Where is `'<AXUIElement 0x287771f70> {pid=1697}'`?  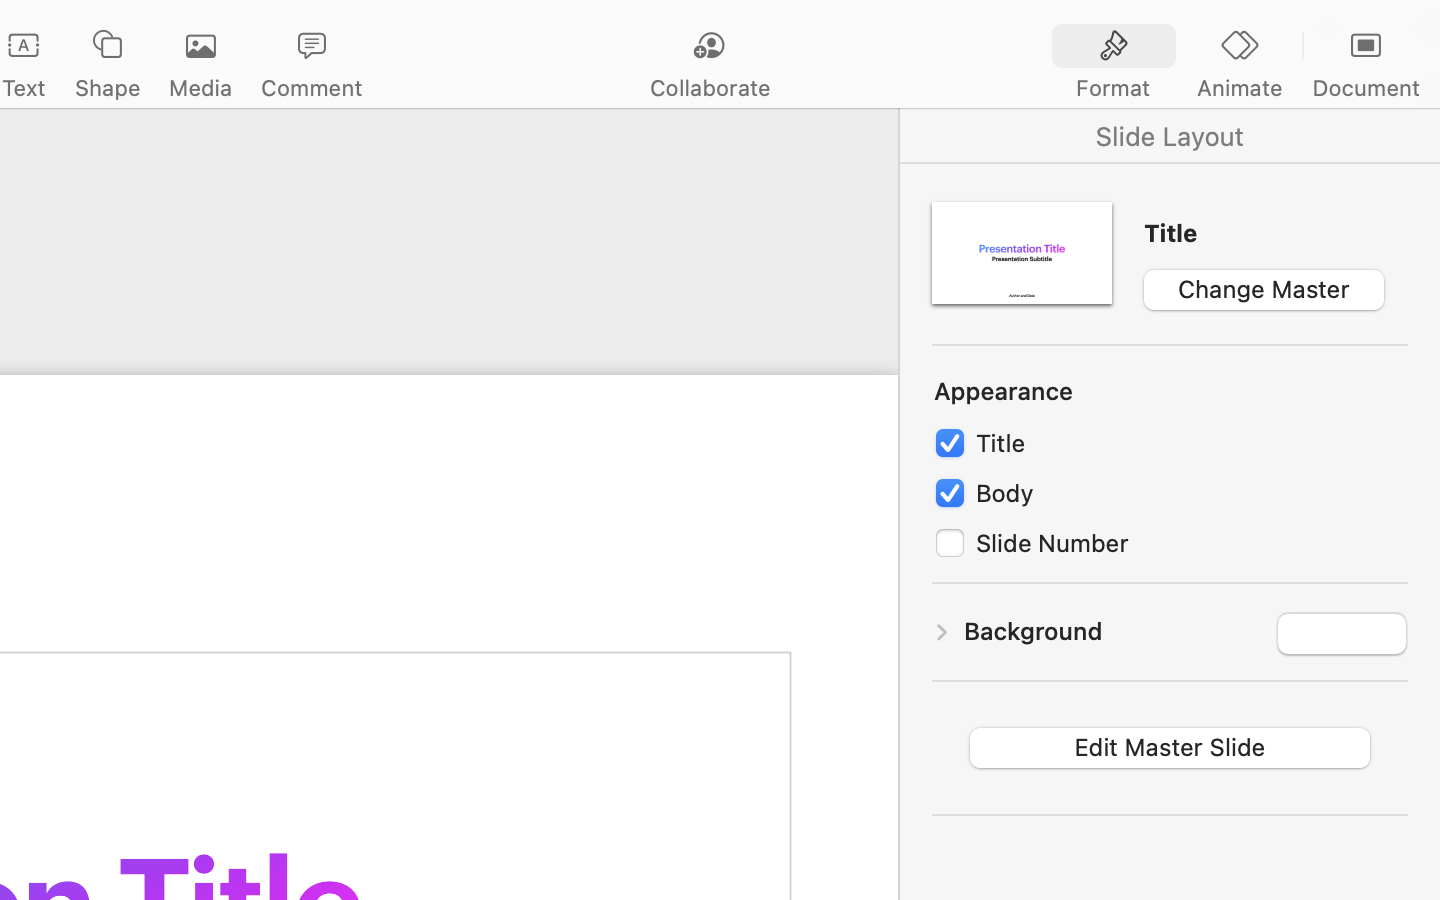 '<AXUIElement 0x287771f70> {pid=1697}' is located at coordinates (1238, 45).